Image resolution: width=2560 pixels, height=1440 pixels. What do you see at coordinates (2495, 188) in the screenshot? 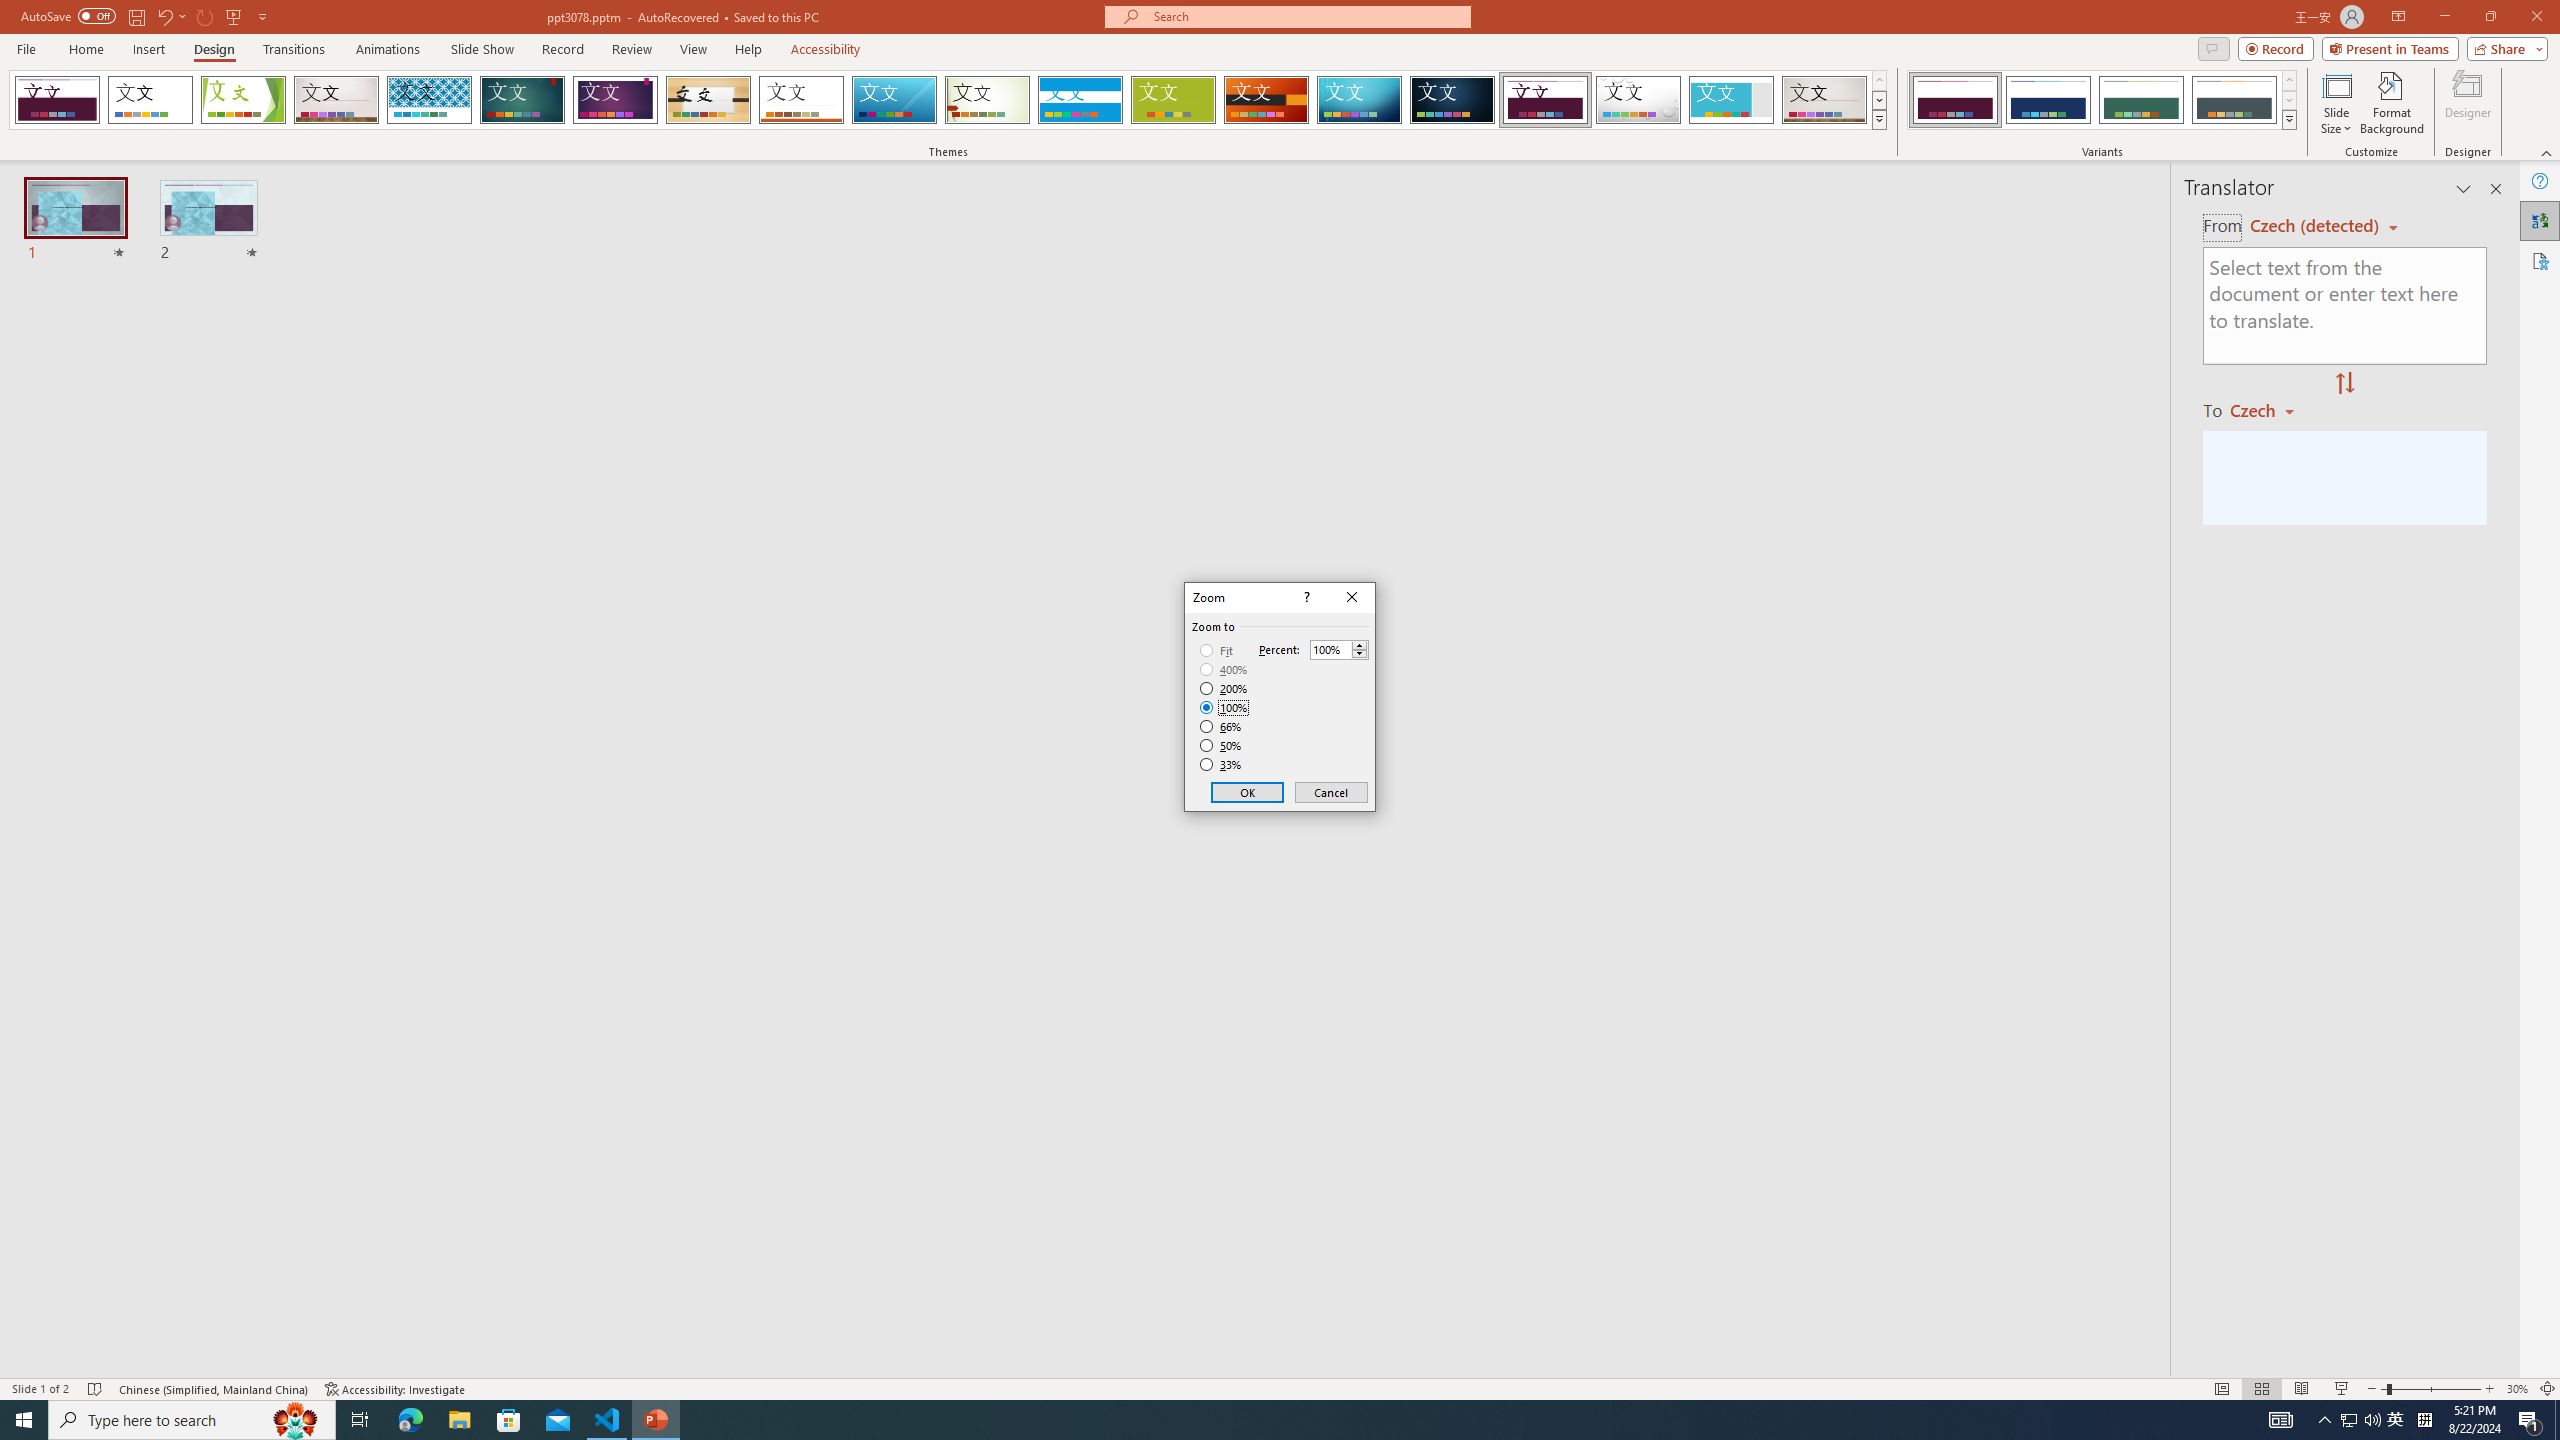
I see `'Close pane'` at bounding box center [2495, 188].